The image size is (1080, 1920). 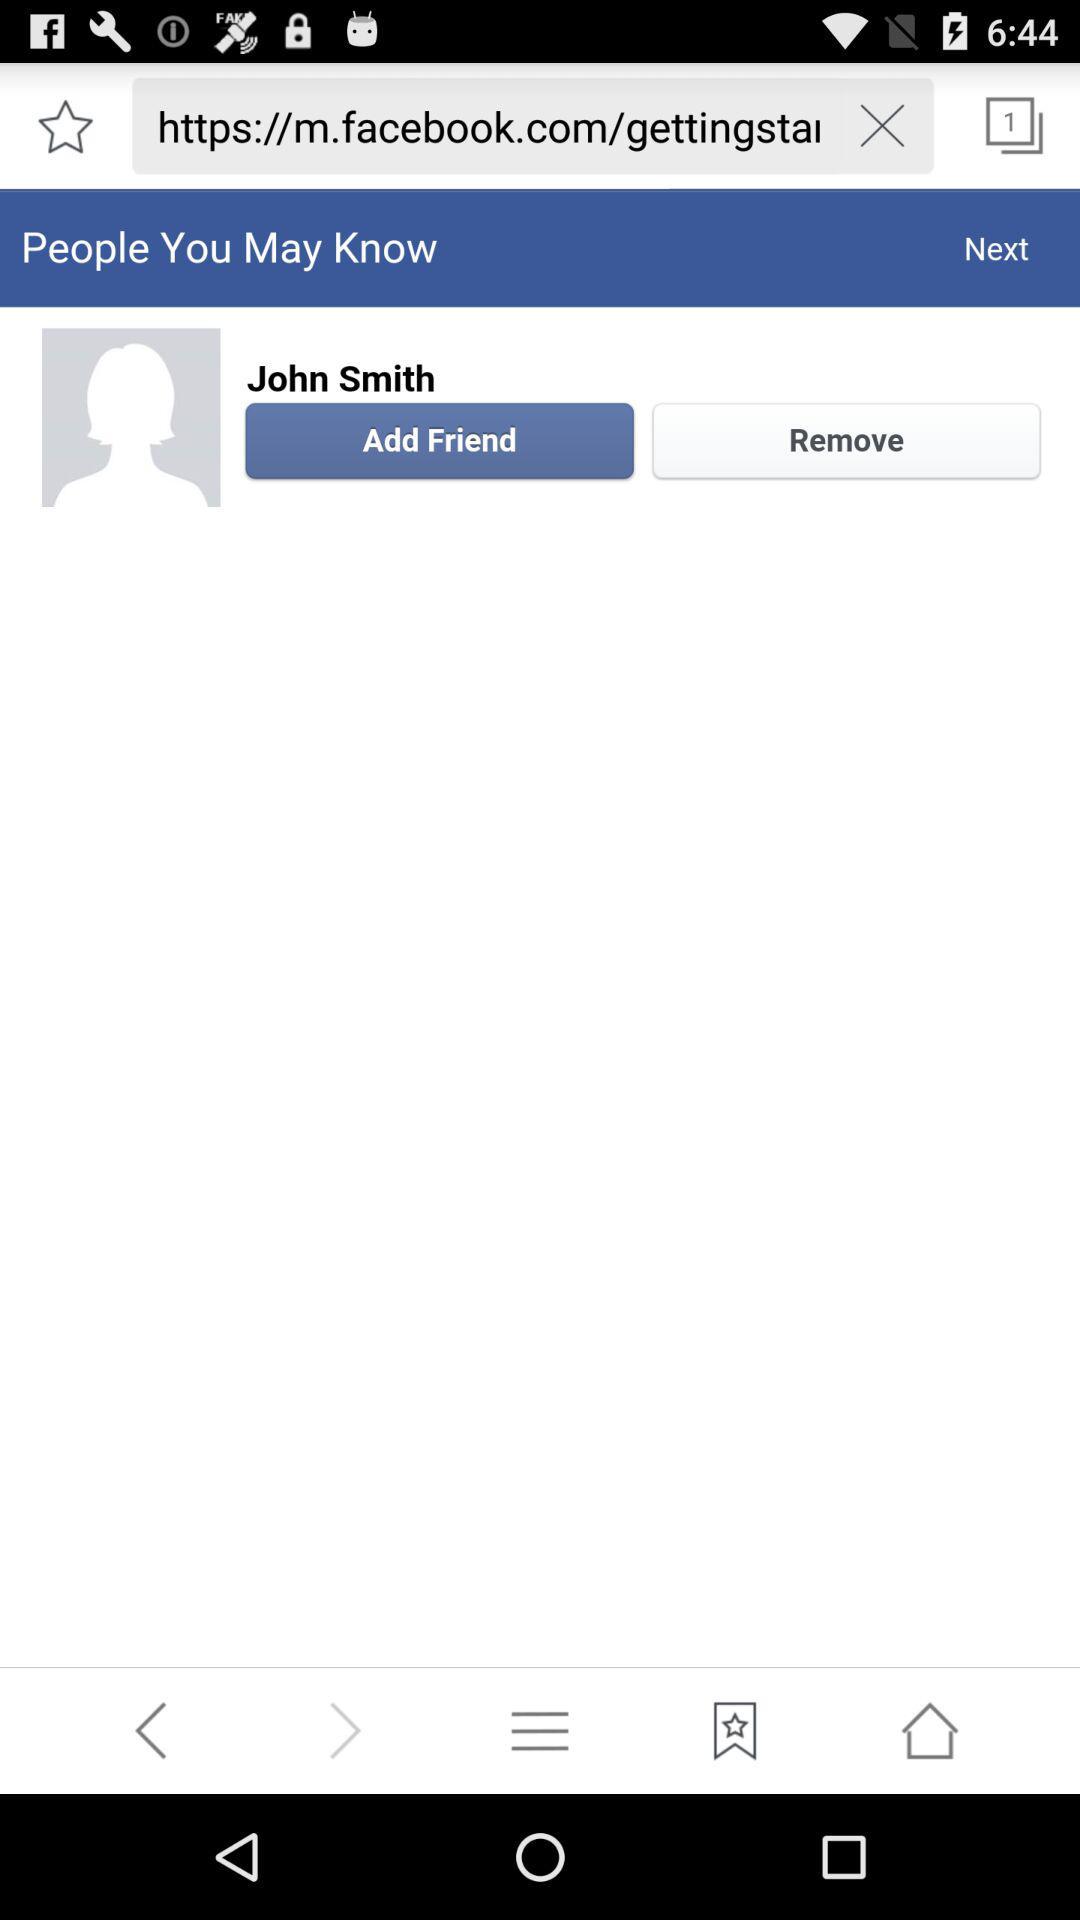 I want to click on the menu icon, so click(x=540, y=1851).